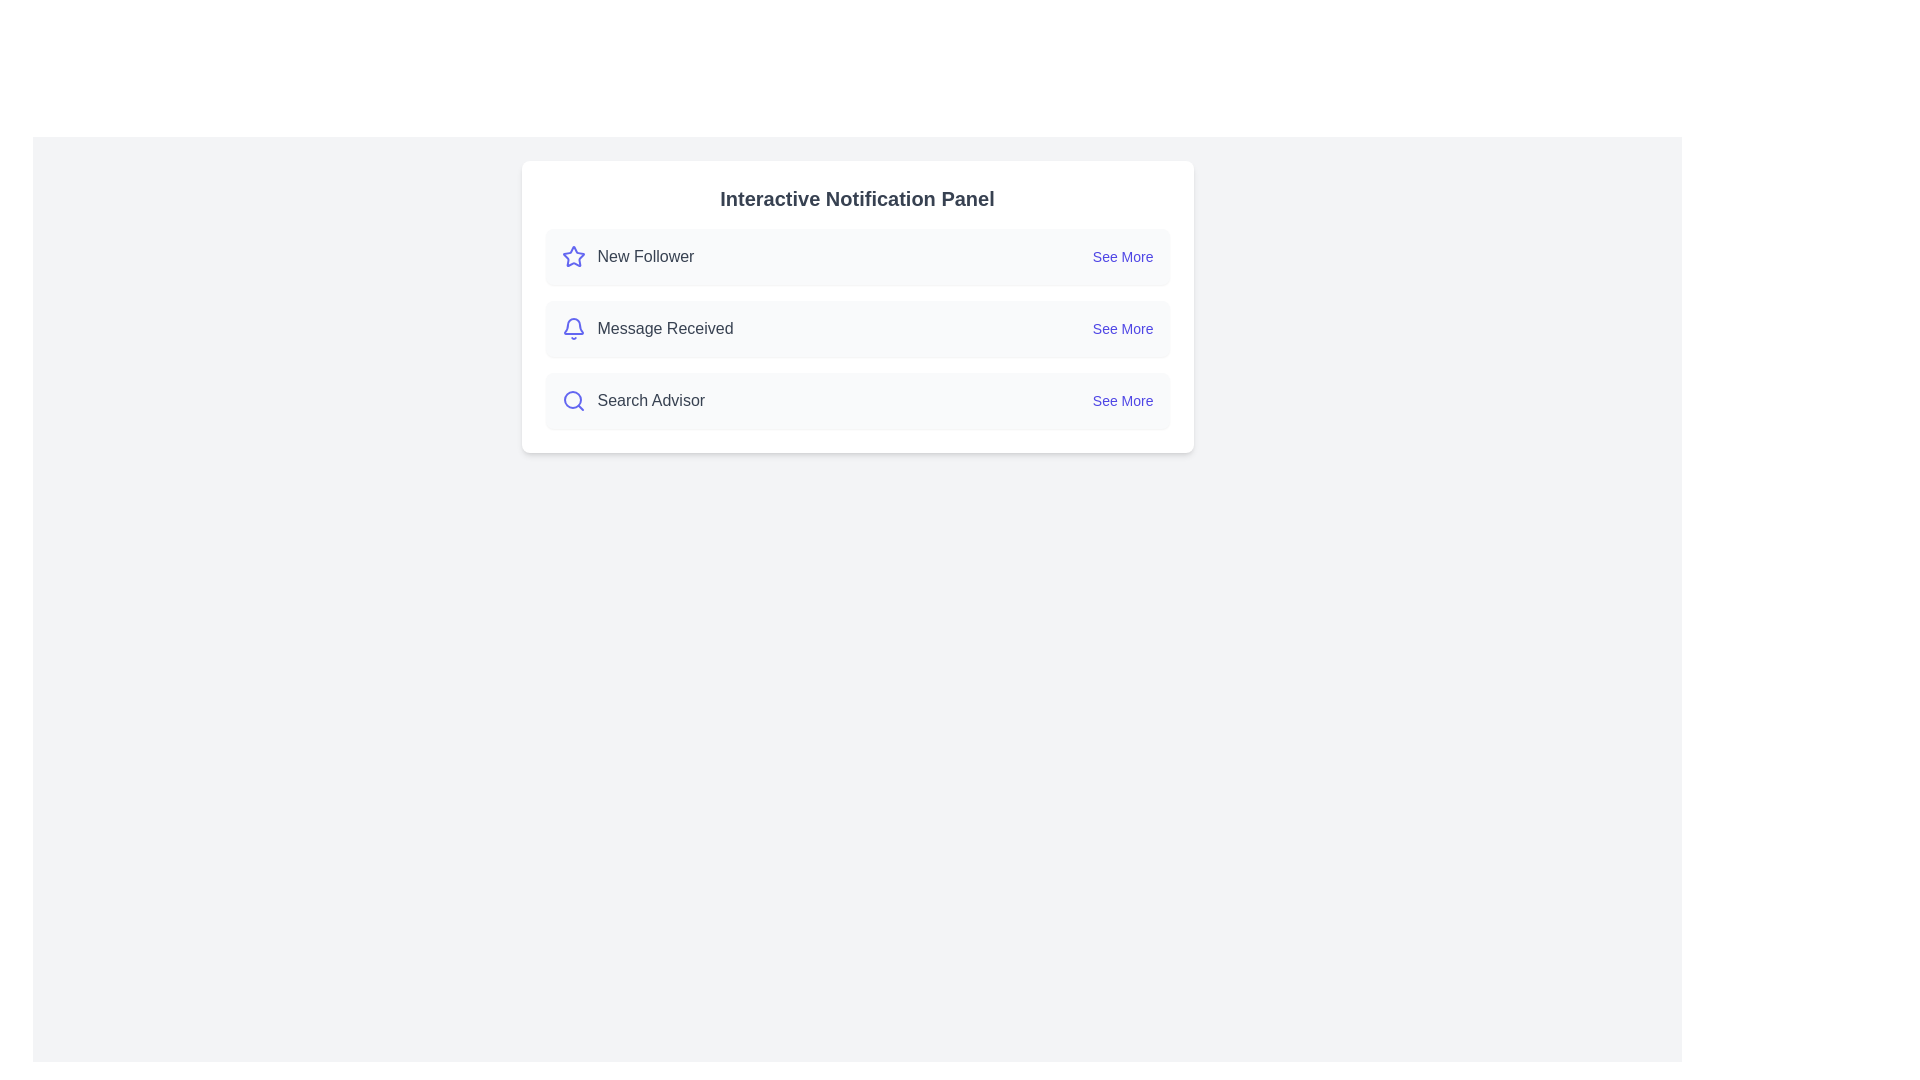 This screenshot has height=1080, width=1920. Describe the element at coordinates (651, 401) in the screenshot. I see `the descriptive label text located in the third entry of the Interactive Notification Panel, positioned below 'Message Received' and above 'See More.'` at that location.